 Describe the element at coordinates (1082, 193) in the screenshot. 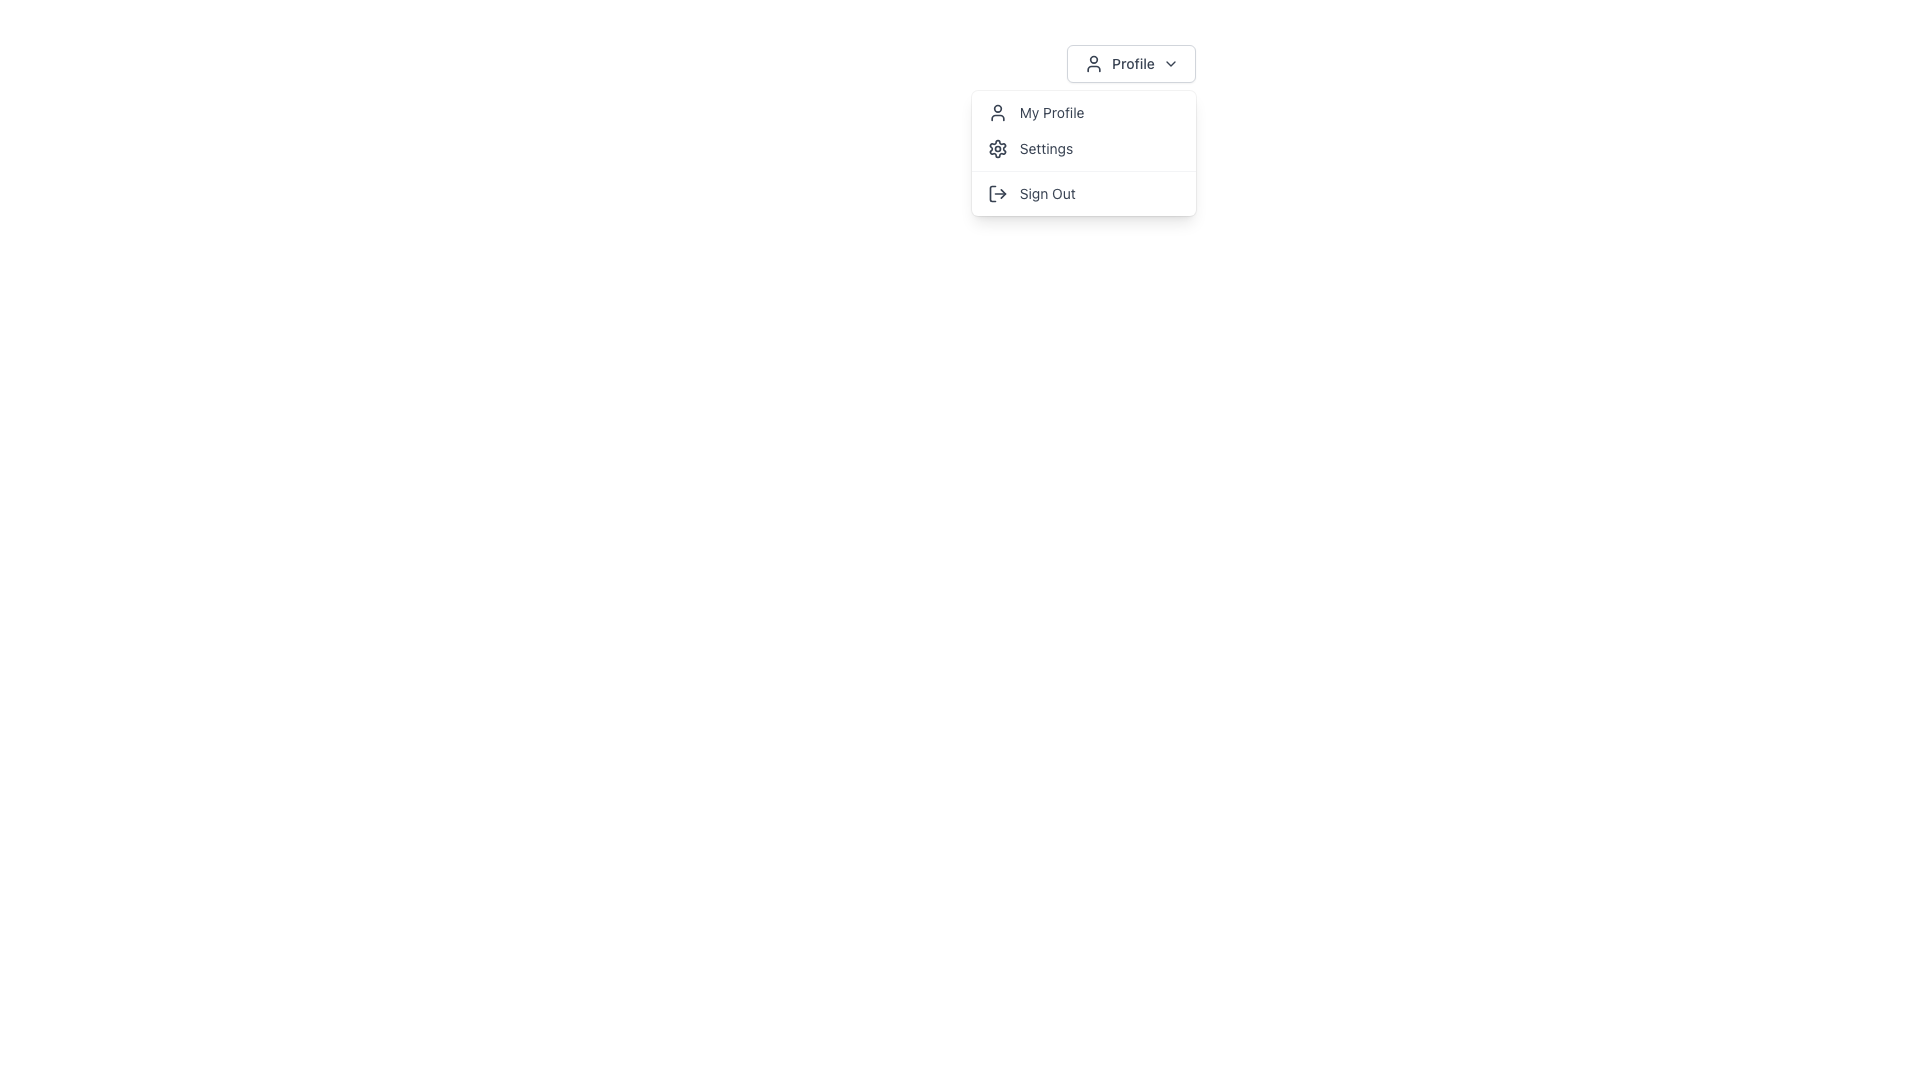

I see `the 'Logout' button in the dropdown menu` at that location.